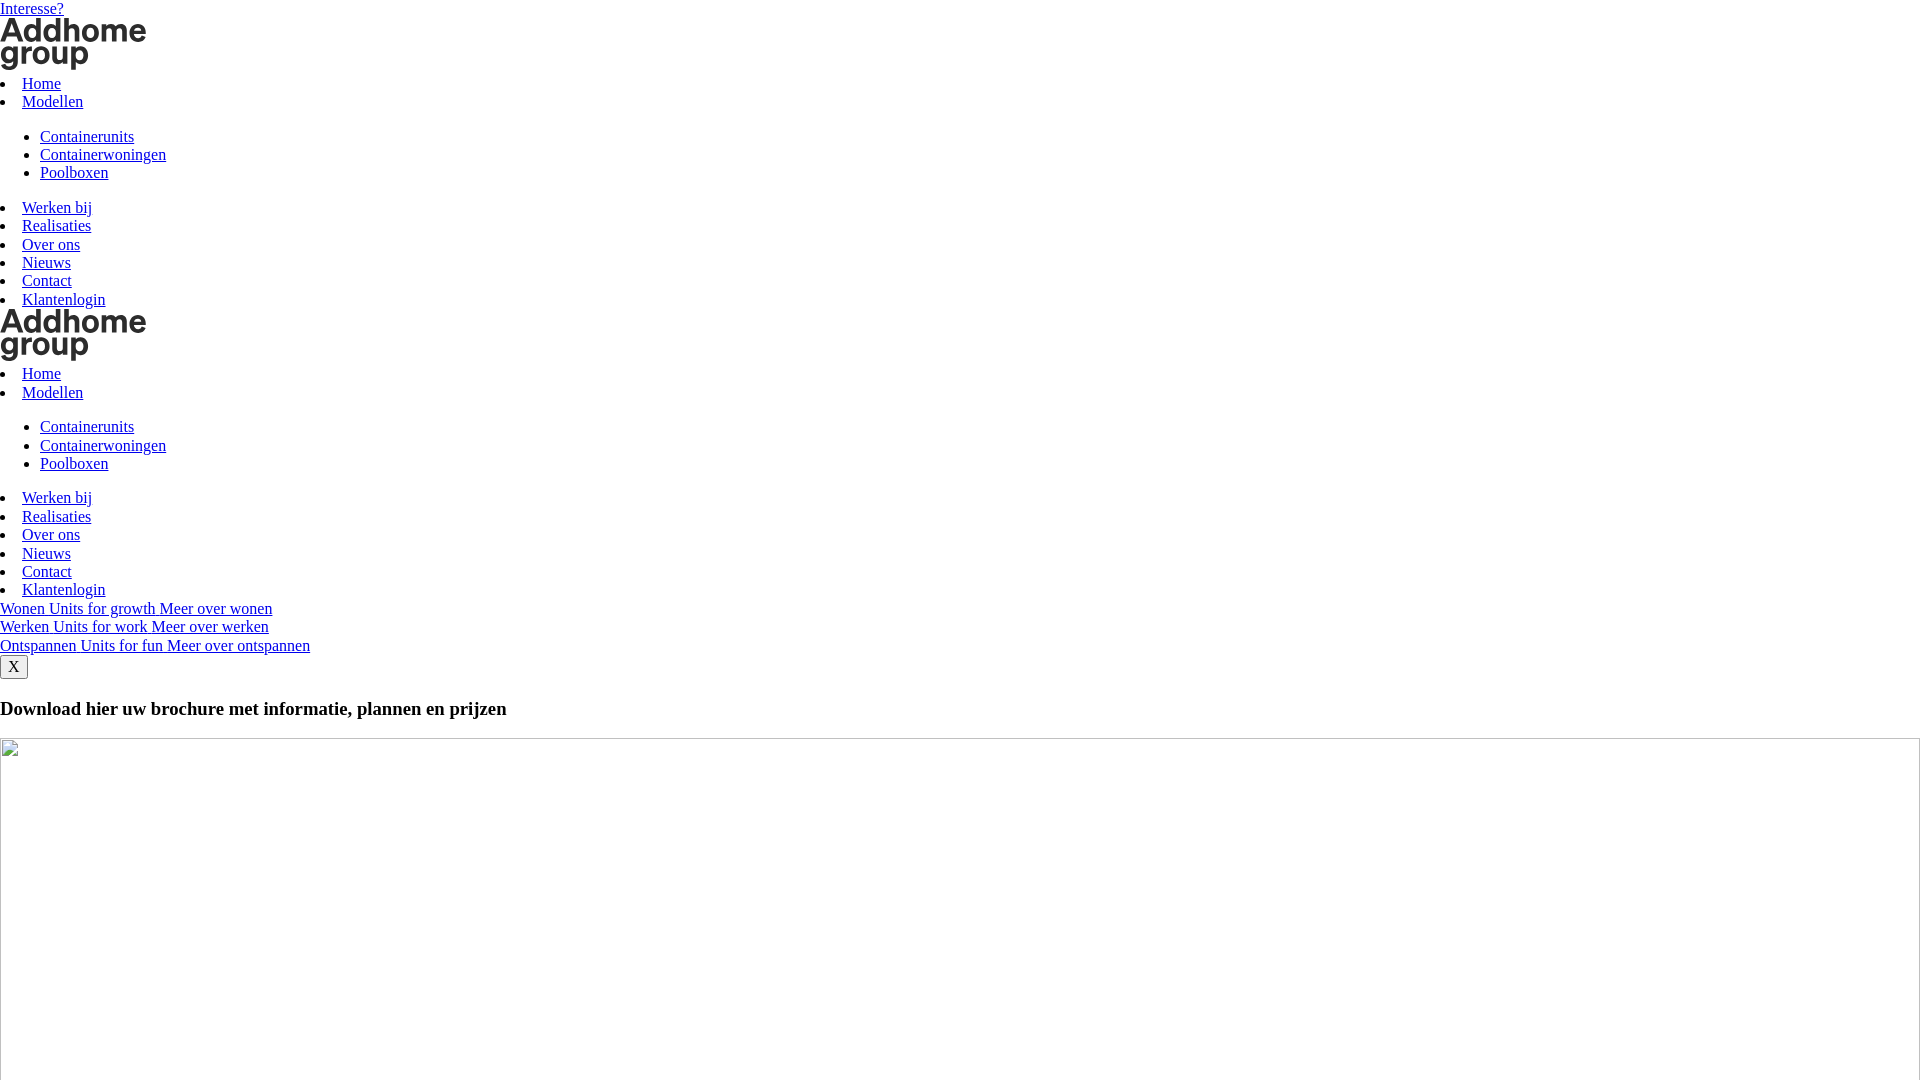  Describe the element at coordinates (133, 625) in the screenshot. I see `'Werken Units for work Meer over werken'` at that location.